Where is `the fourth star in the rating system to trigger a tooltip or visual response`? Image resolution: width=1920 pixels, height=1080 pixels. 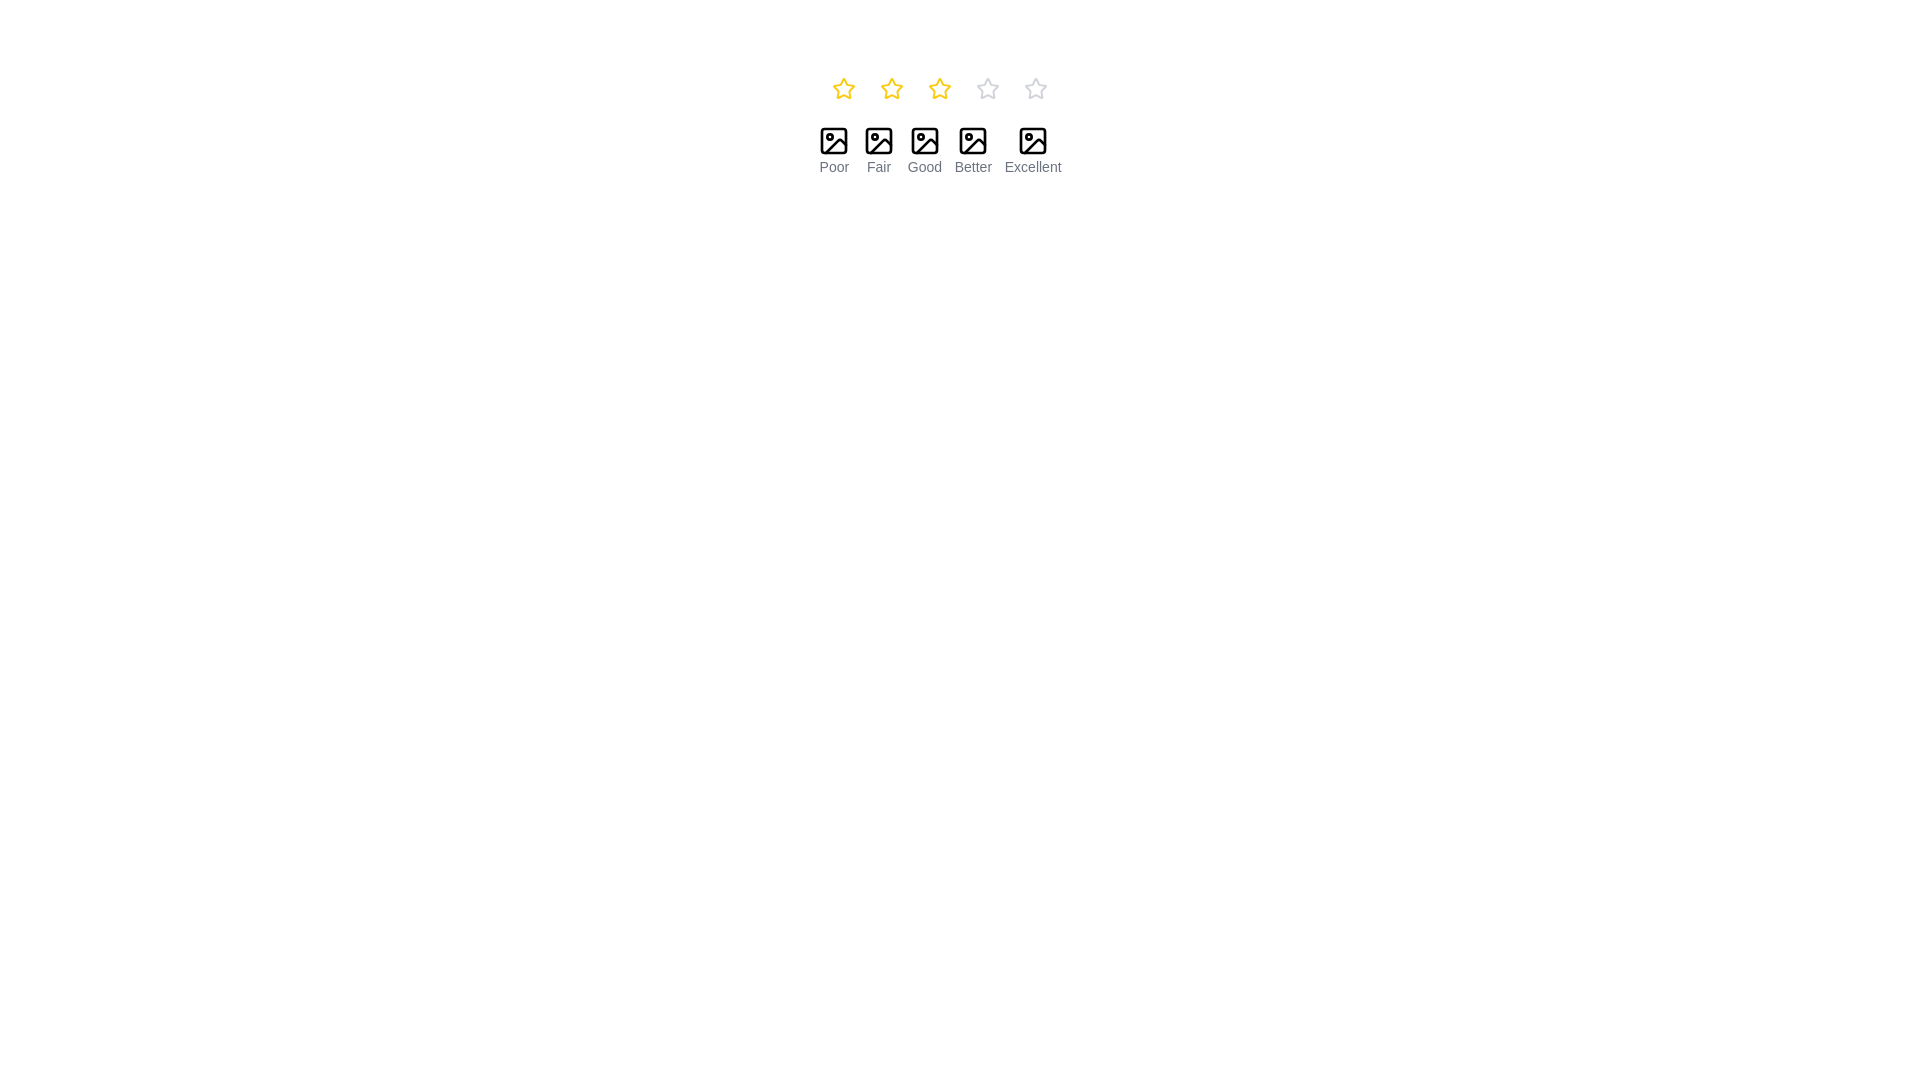 the fourth star in the rating system to trigger a tooltip or visual response is located at coordinates (1036, 87).